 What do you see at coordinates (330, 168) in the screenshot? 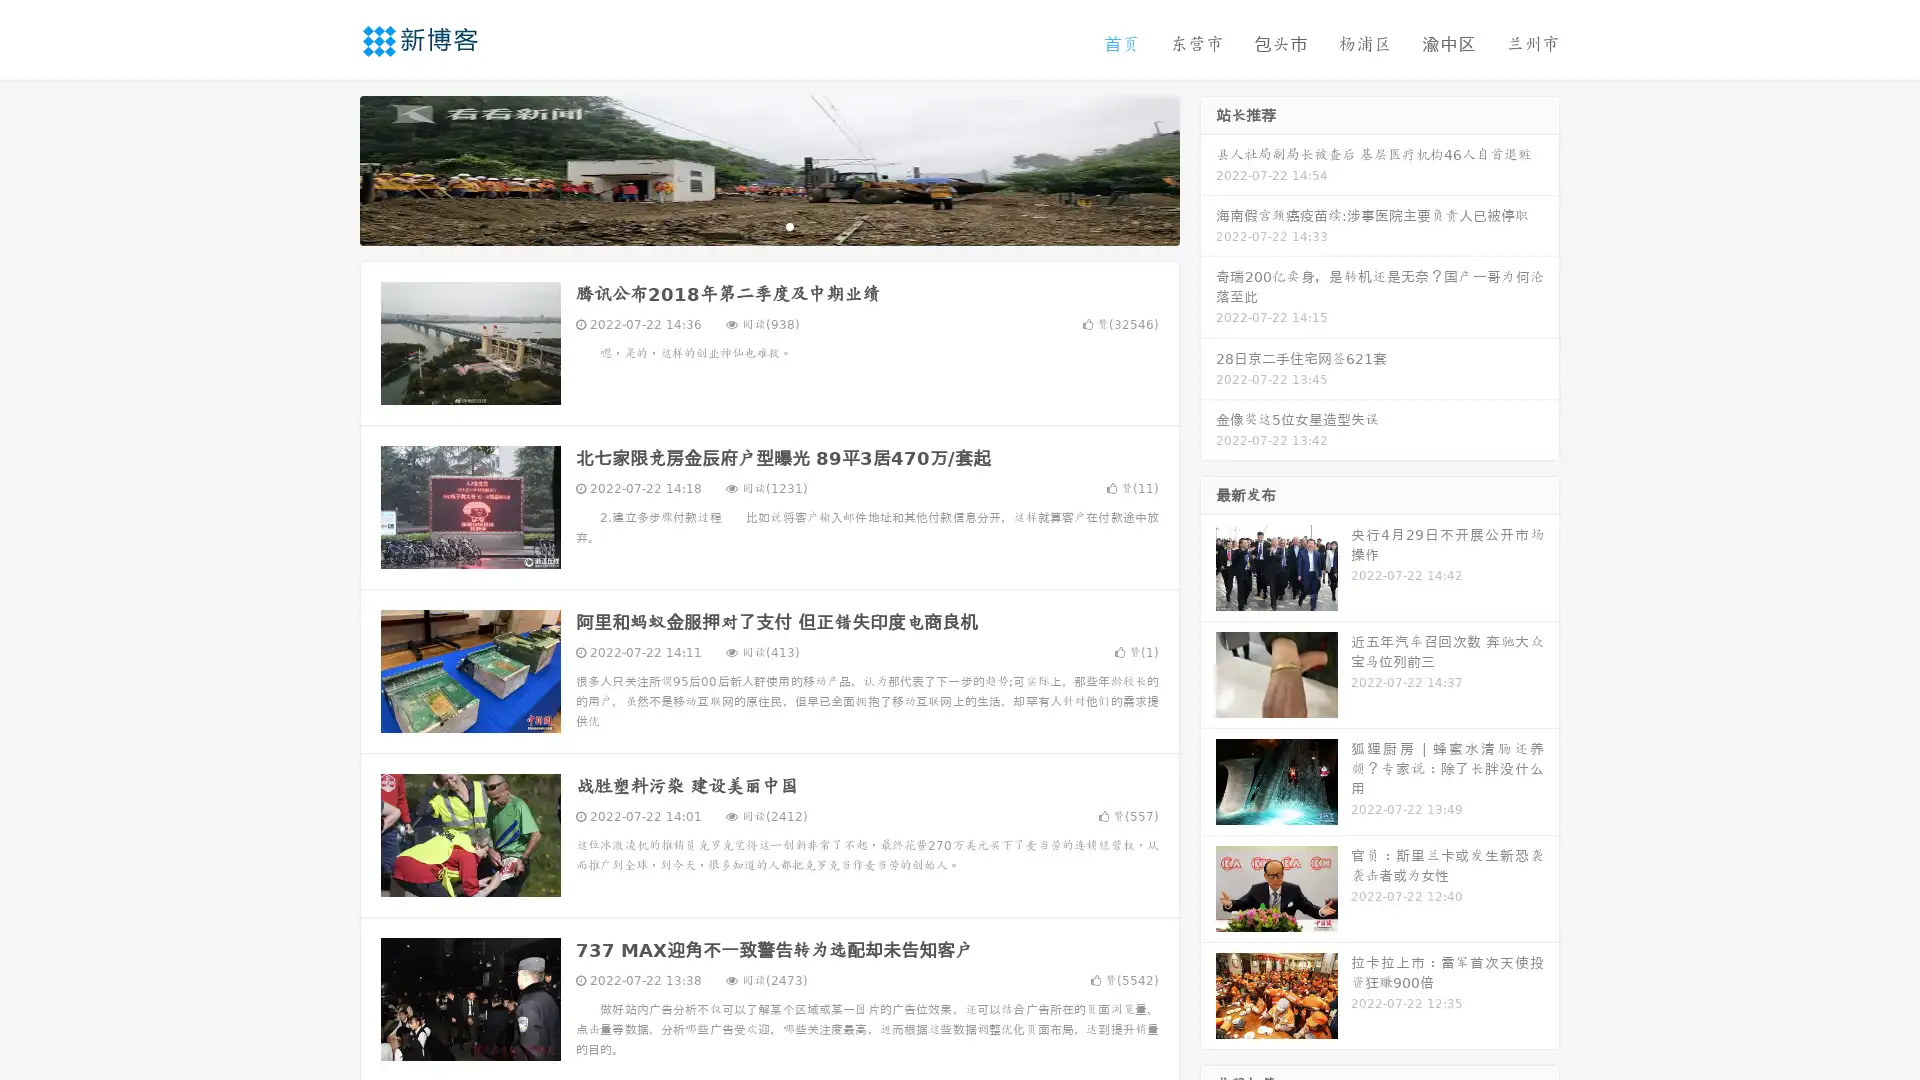
I see `Previous slide` at bounding box center [330, 168].